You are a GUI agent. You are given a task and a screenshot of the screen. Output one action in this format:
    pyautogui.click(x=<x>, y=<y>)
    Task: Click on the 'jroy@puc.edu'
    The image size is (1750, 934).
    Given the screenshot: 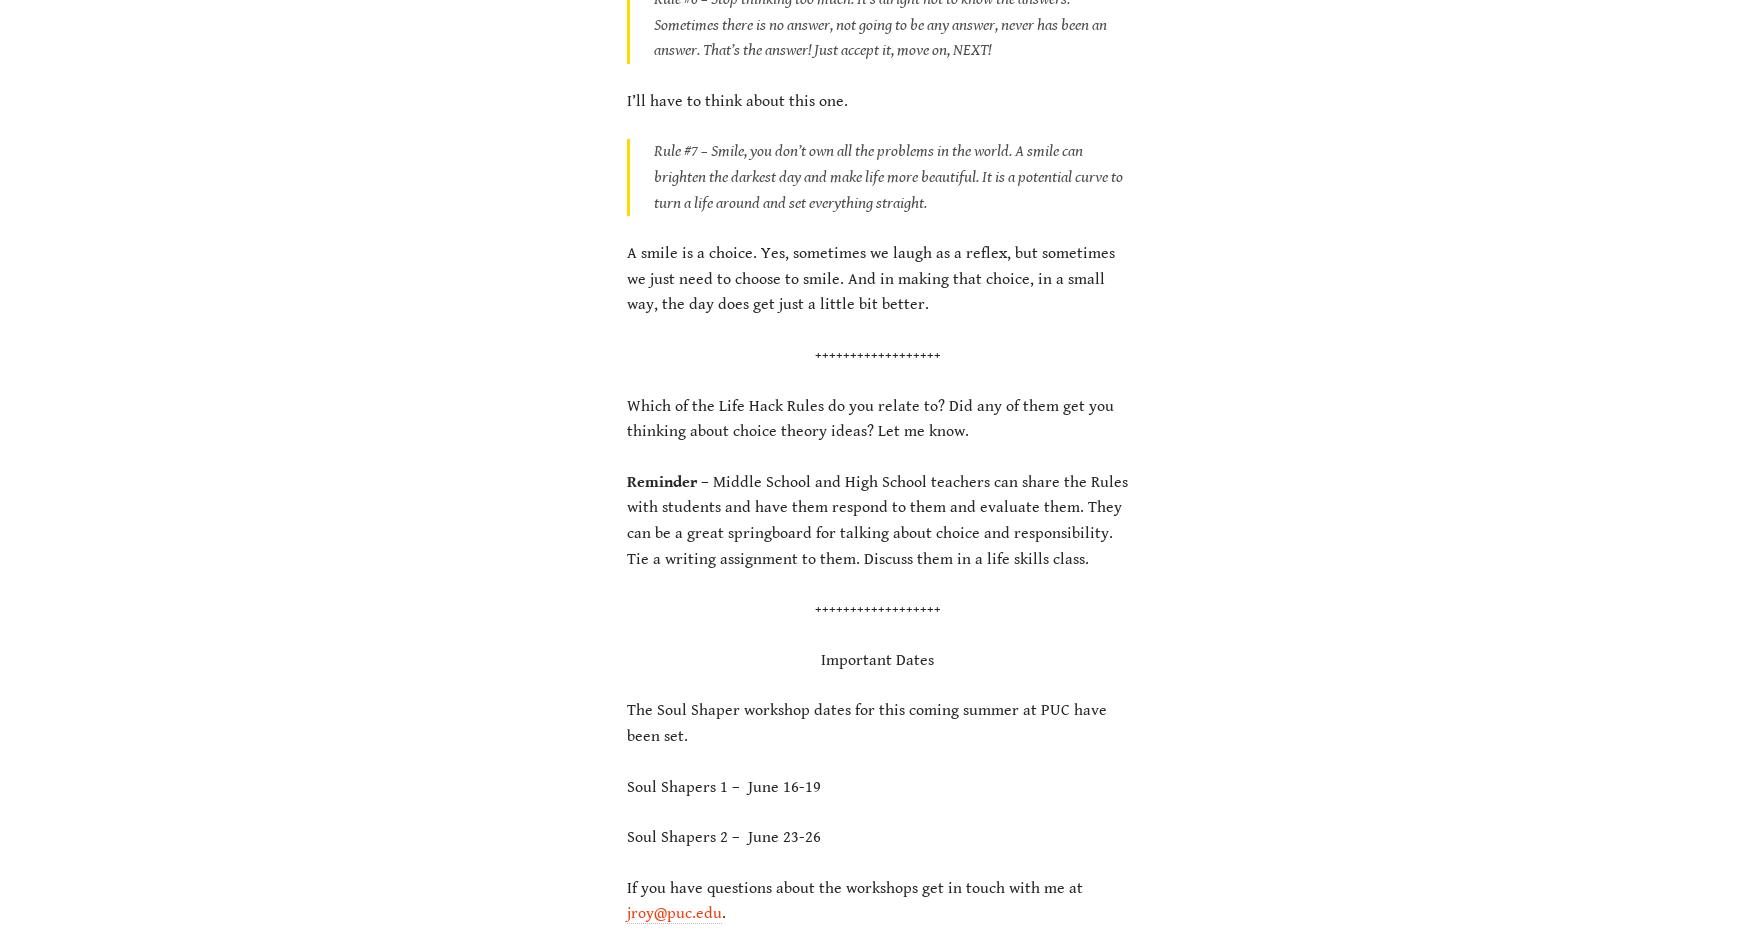 What is the action you would take?
    pyautogui.click(x=626, y=913)
    